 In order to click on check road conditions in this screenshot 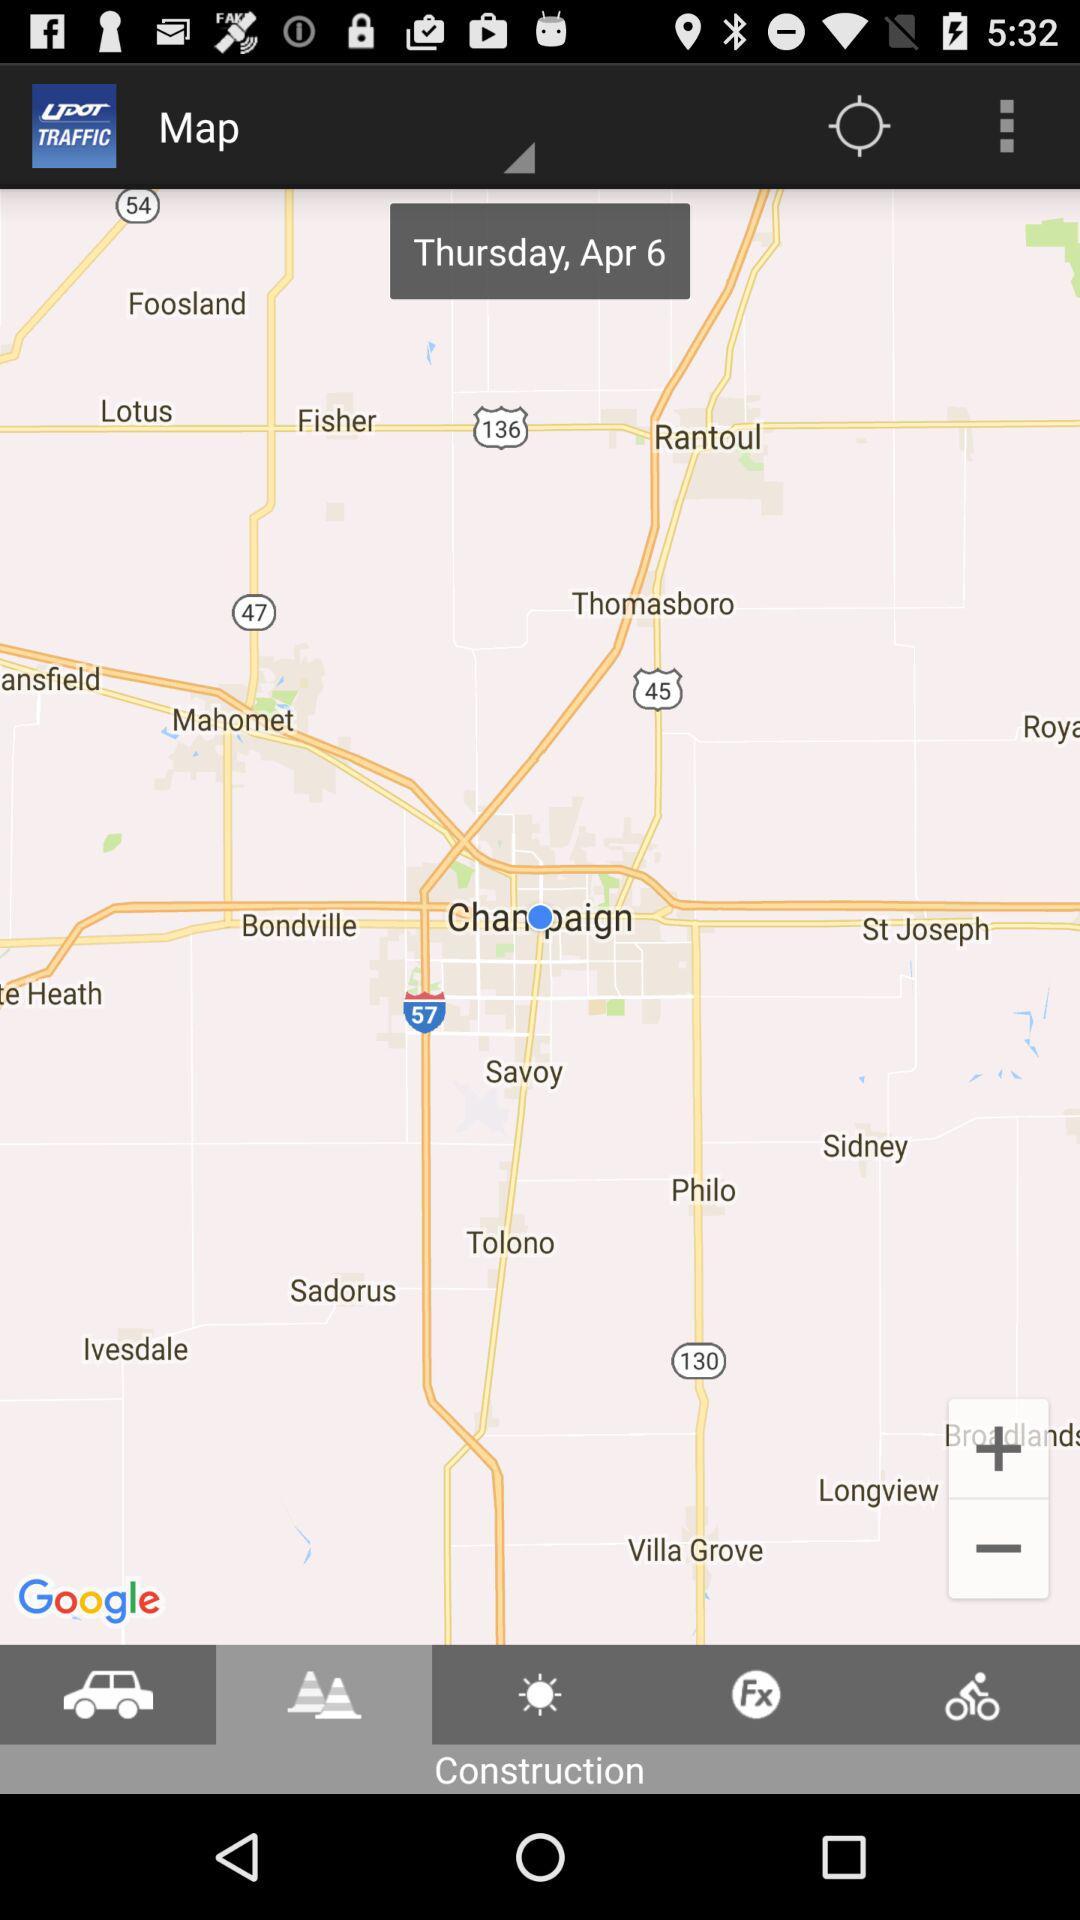, I will do `click(323, 1693)`.